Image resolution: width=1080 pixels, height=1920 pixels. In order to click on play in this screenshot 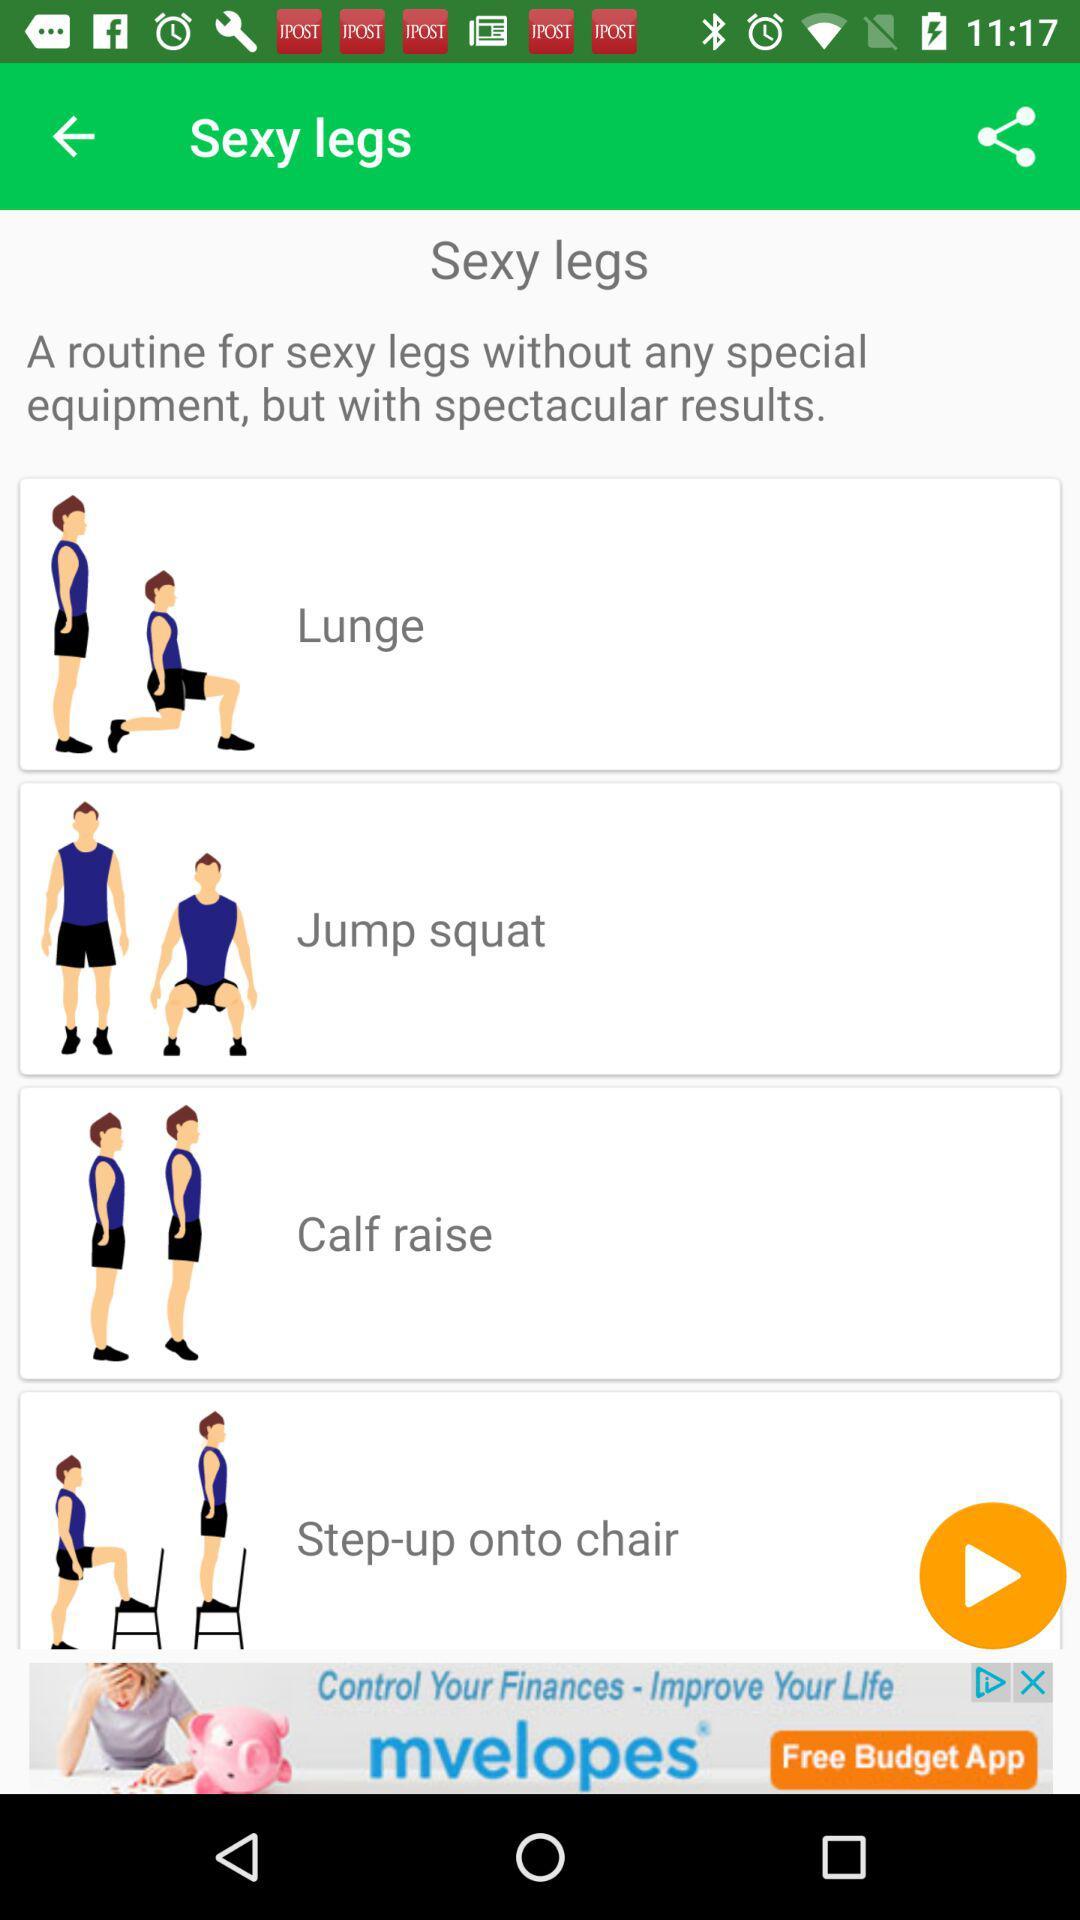, I will do `click(992, 1574)`.